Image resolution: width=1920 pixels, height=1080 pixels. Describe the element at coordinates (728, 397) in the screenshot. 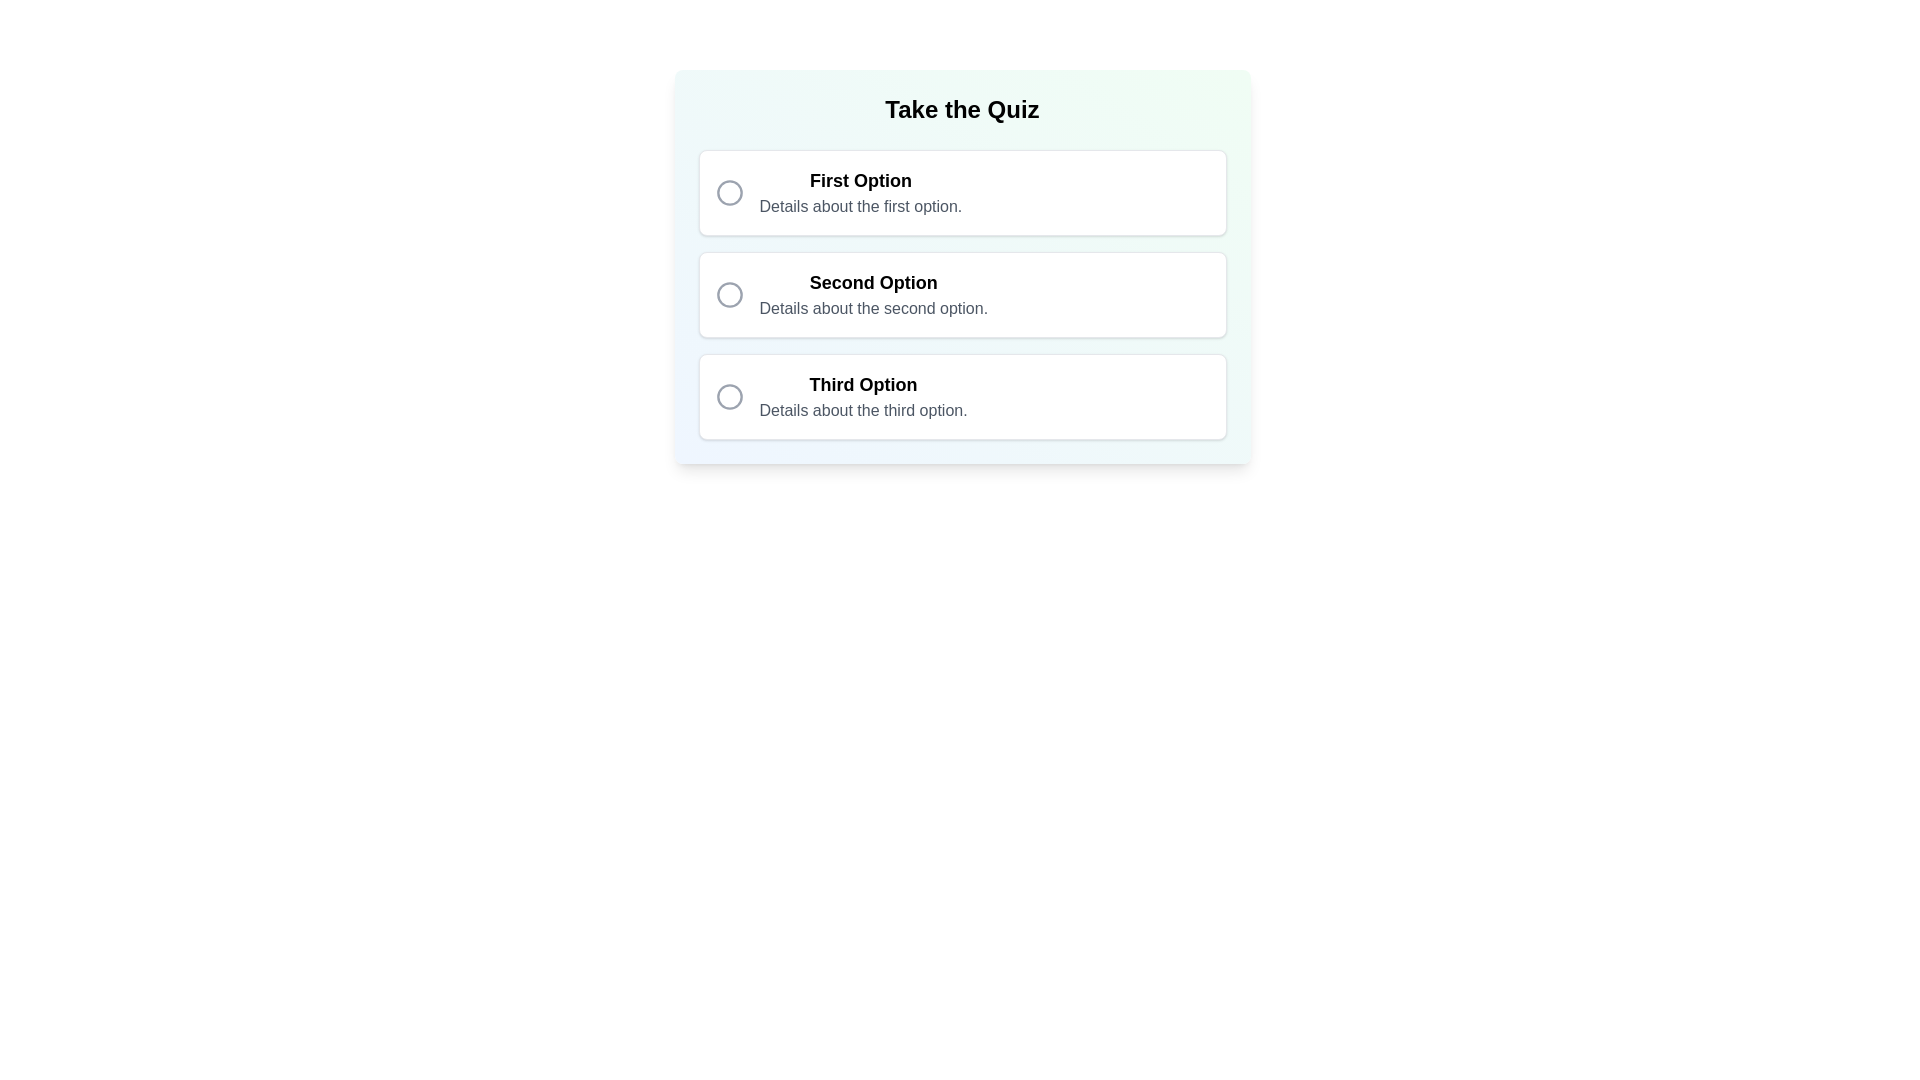

I see `the checkbox or selection marker icon for the 'Third Option' in the quiz, which serves as a visual indicator for selecting this option` at that location.